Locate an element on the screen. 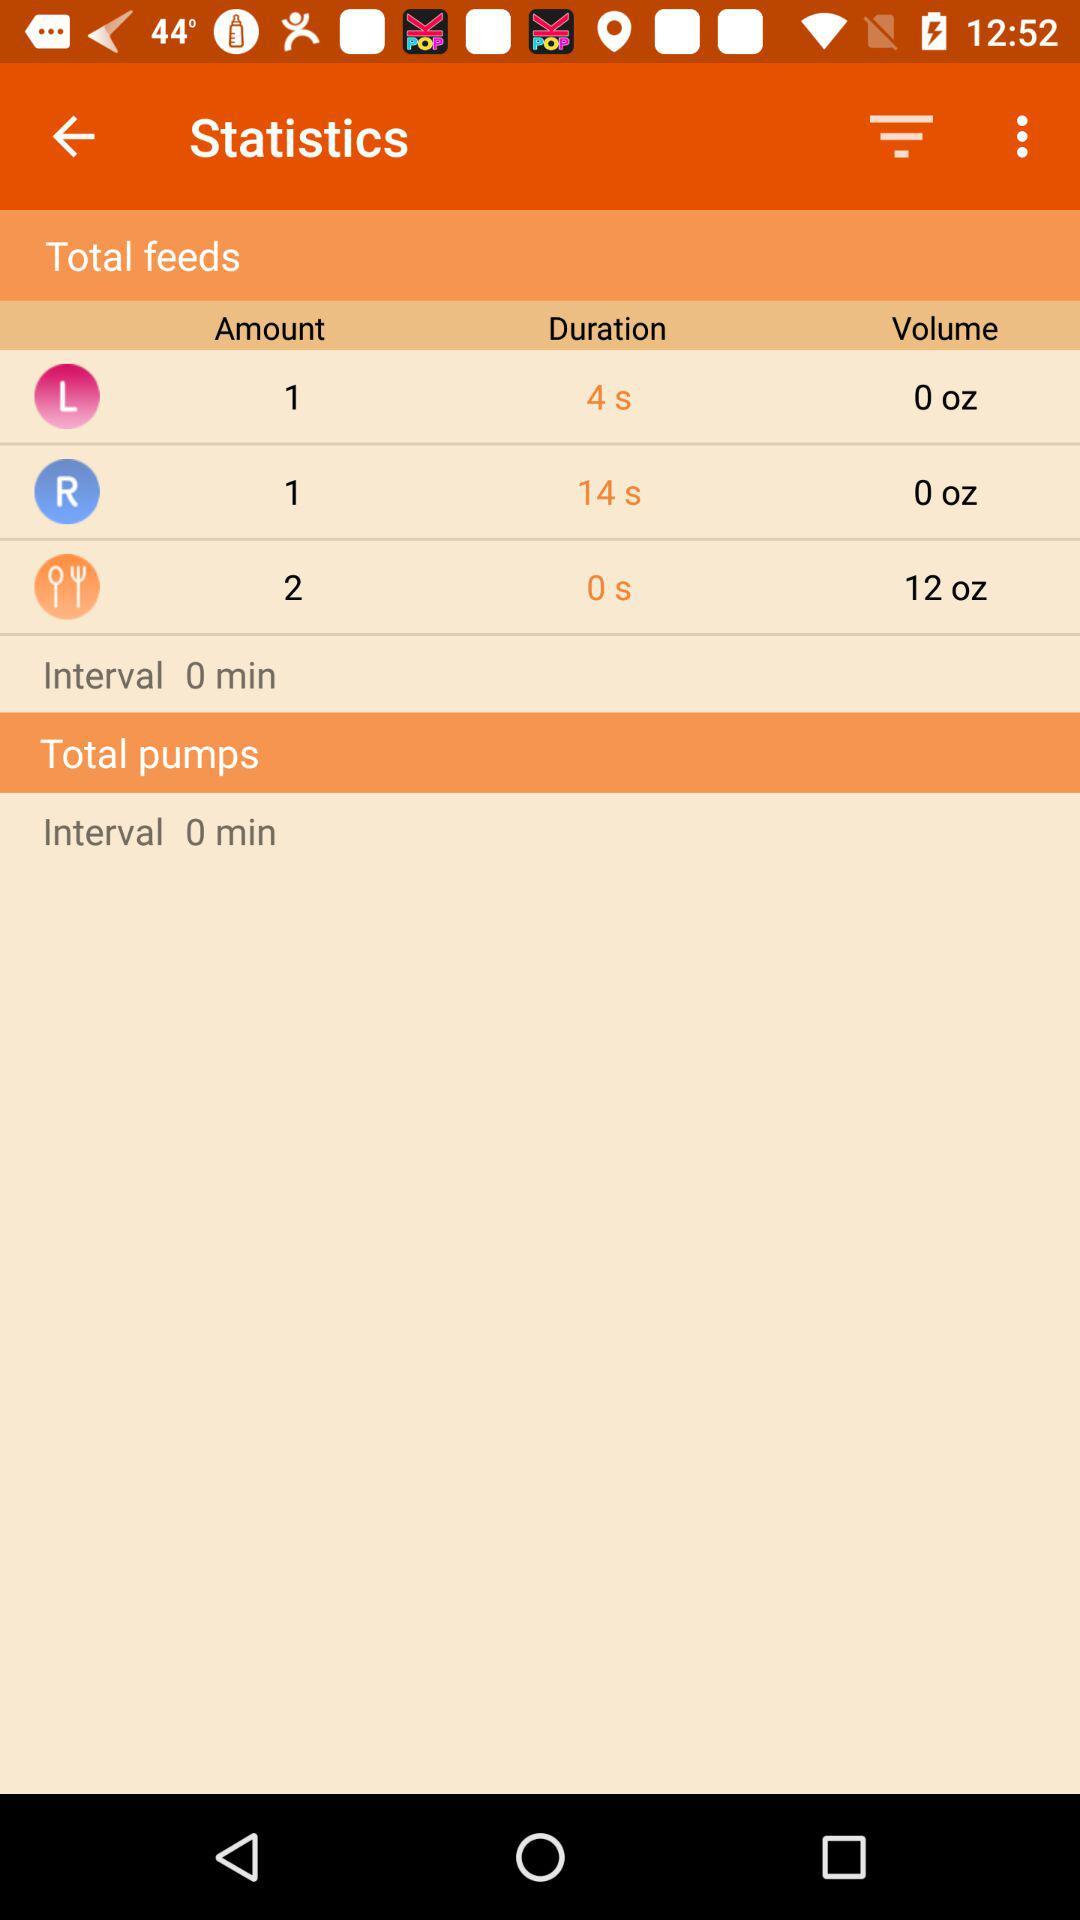 The width and height of the screenshot is (1080, 1920). the icon above 14 s is located at coordinates (608, 396).